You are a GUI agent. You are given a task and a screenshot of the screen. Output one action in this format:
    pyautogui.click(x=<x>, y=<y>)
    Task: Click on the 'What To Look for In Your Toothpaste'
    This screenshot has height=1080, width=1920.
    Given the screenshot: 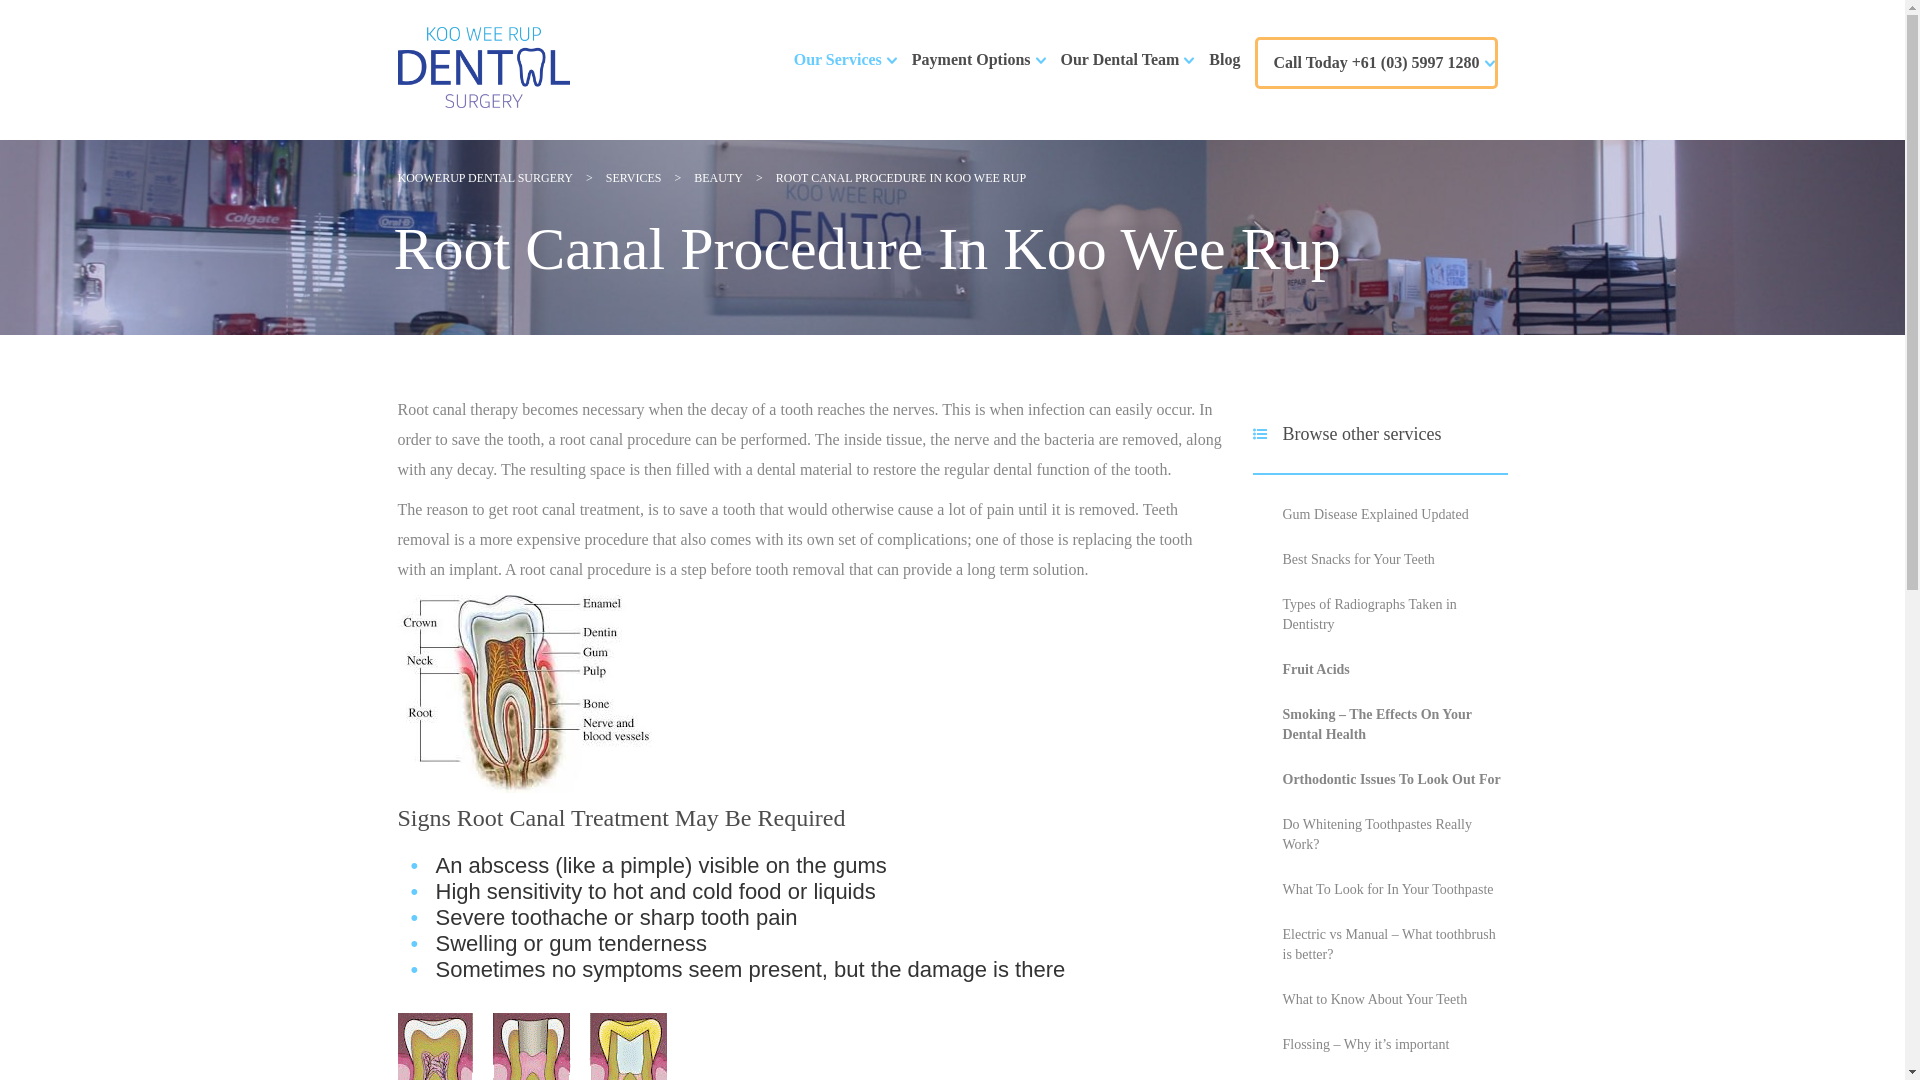 What is the action you would take?
    pyautogui.click(x=1386, y=888)
    